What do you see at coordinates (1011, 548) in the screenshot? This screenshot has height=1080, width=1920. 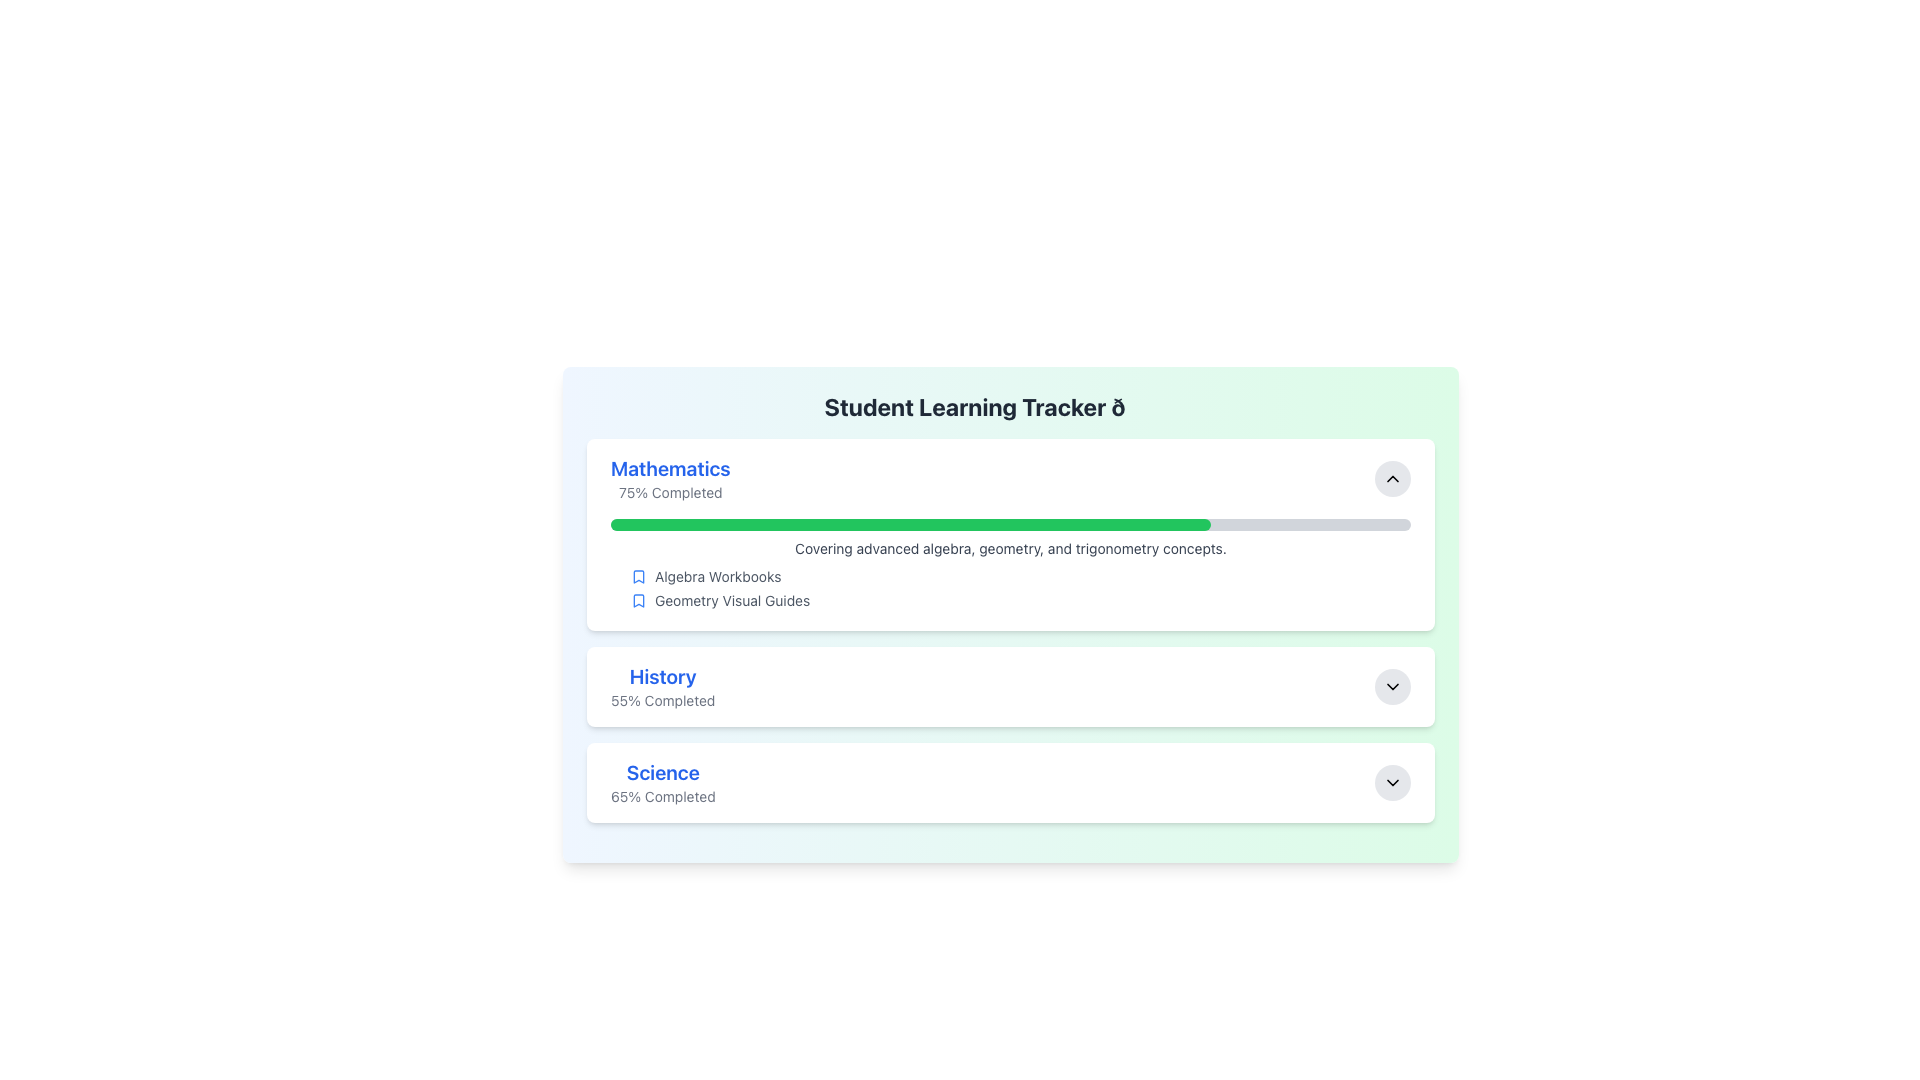 I see `the Text label displaying 'Covering advanced algebra, geometry, and trigonometry concepts.' which is located directly below the green progress bar in the top section of the interface` at bounding box center [1011, 548].